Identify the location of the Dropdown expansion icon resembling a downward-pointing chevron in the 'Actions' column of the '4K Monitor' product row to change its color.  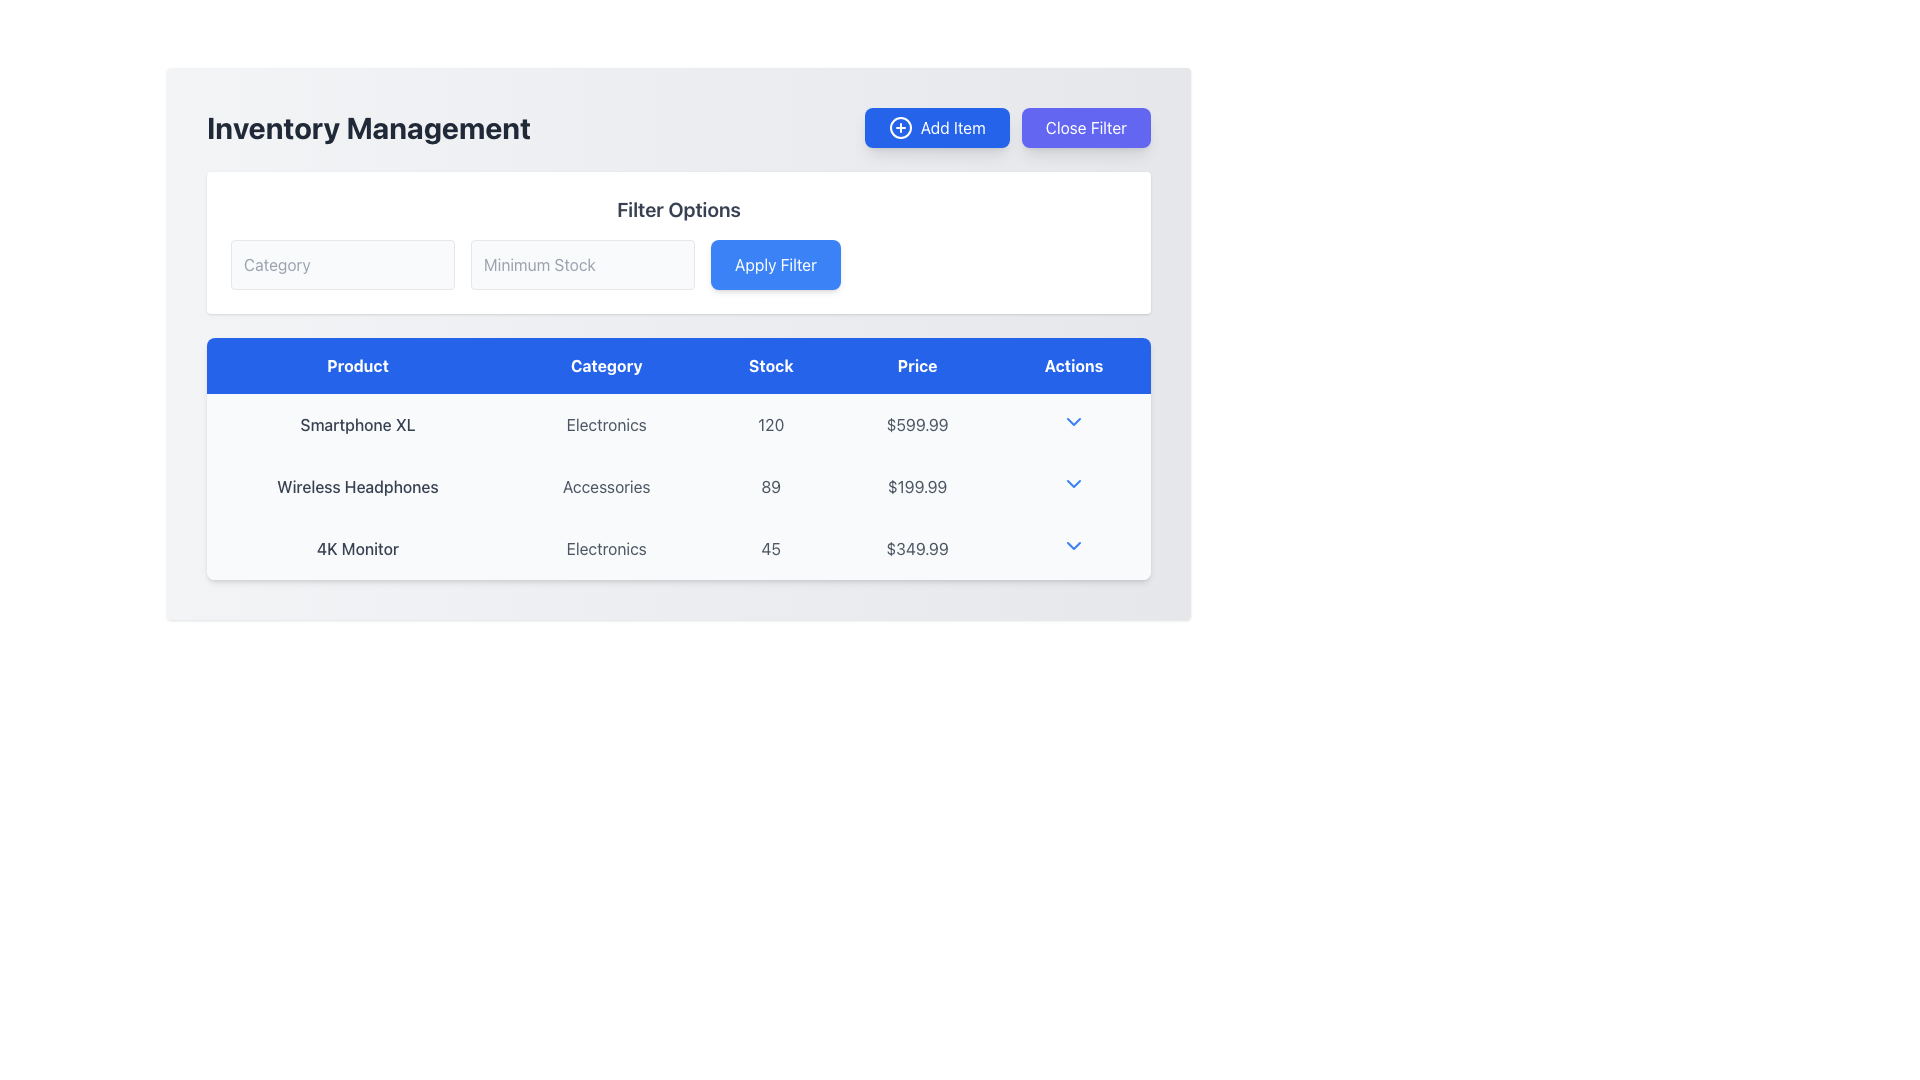
(1073, 548).